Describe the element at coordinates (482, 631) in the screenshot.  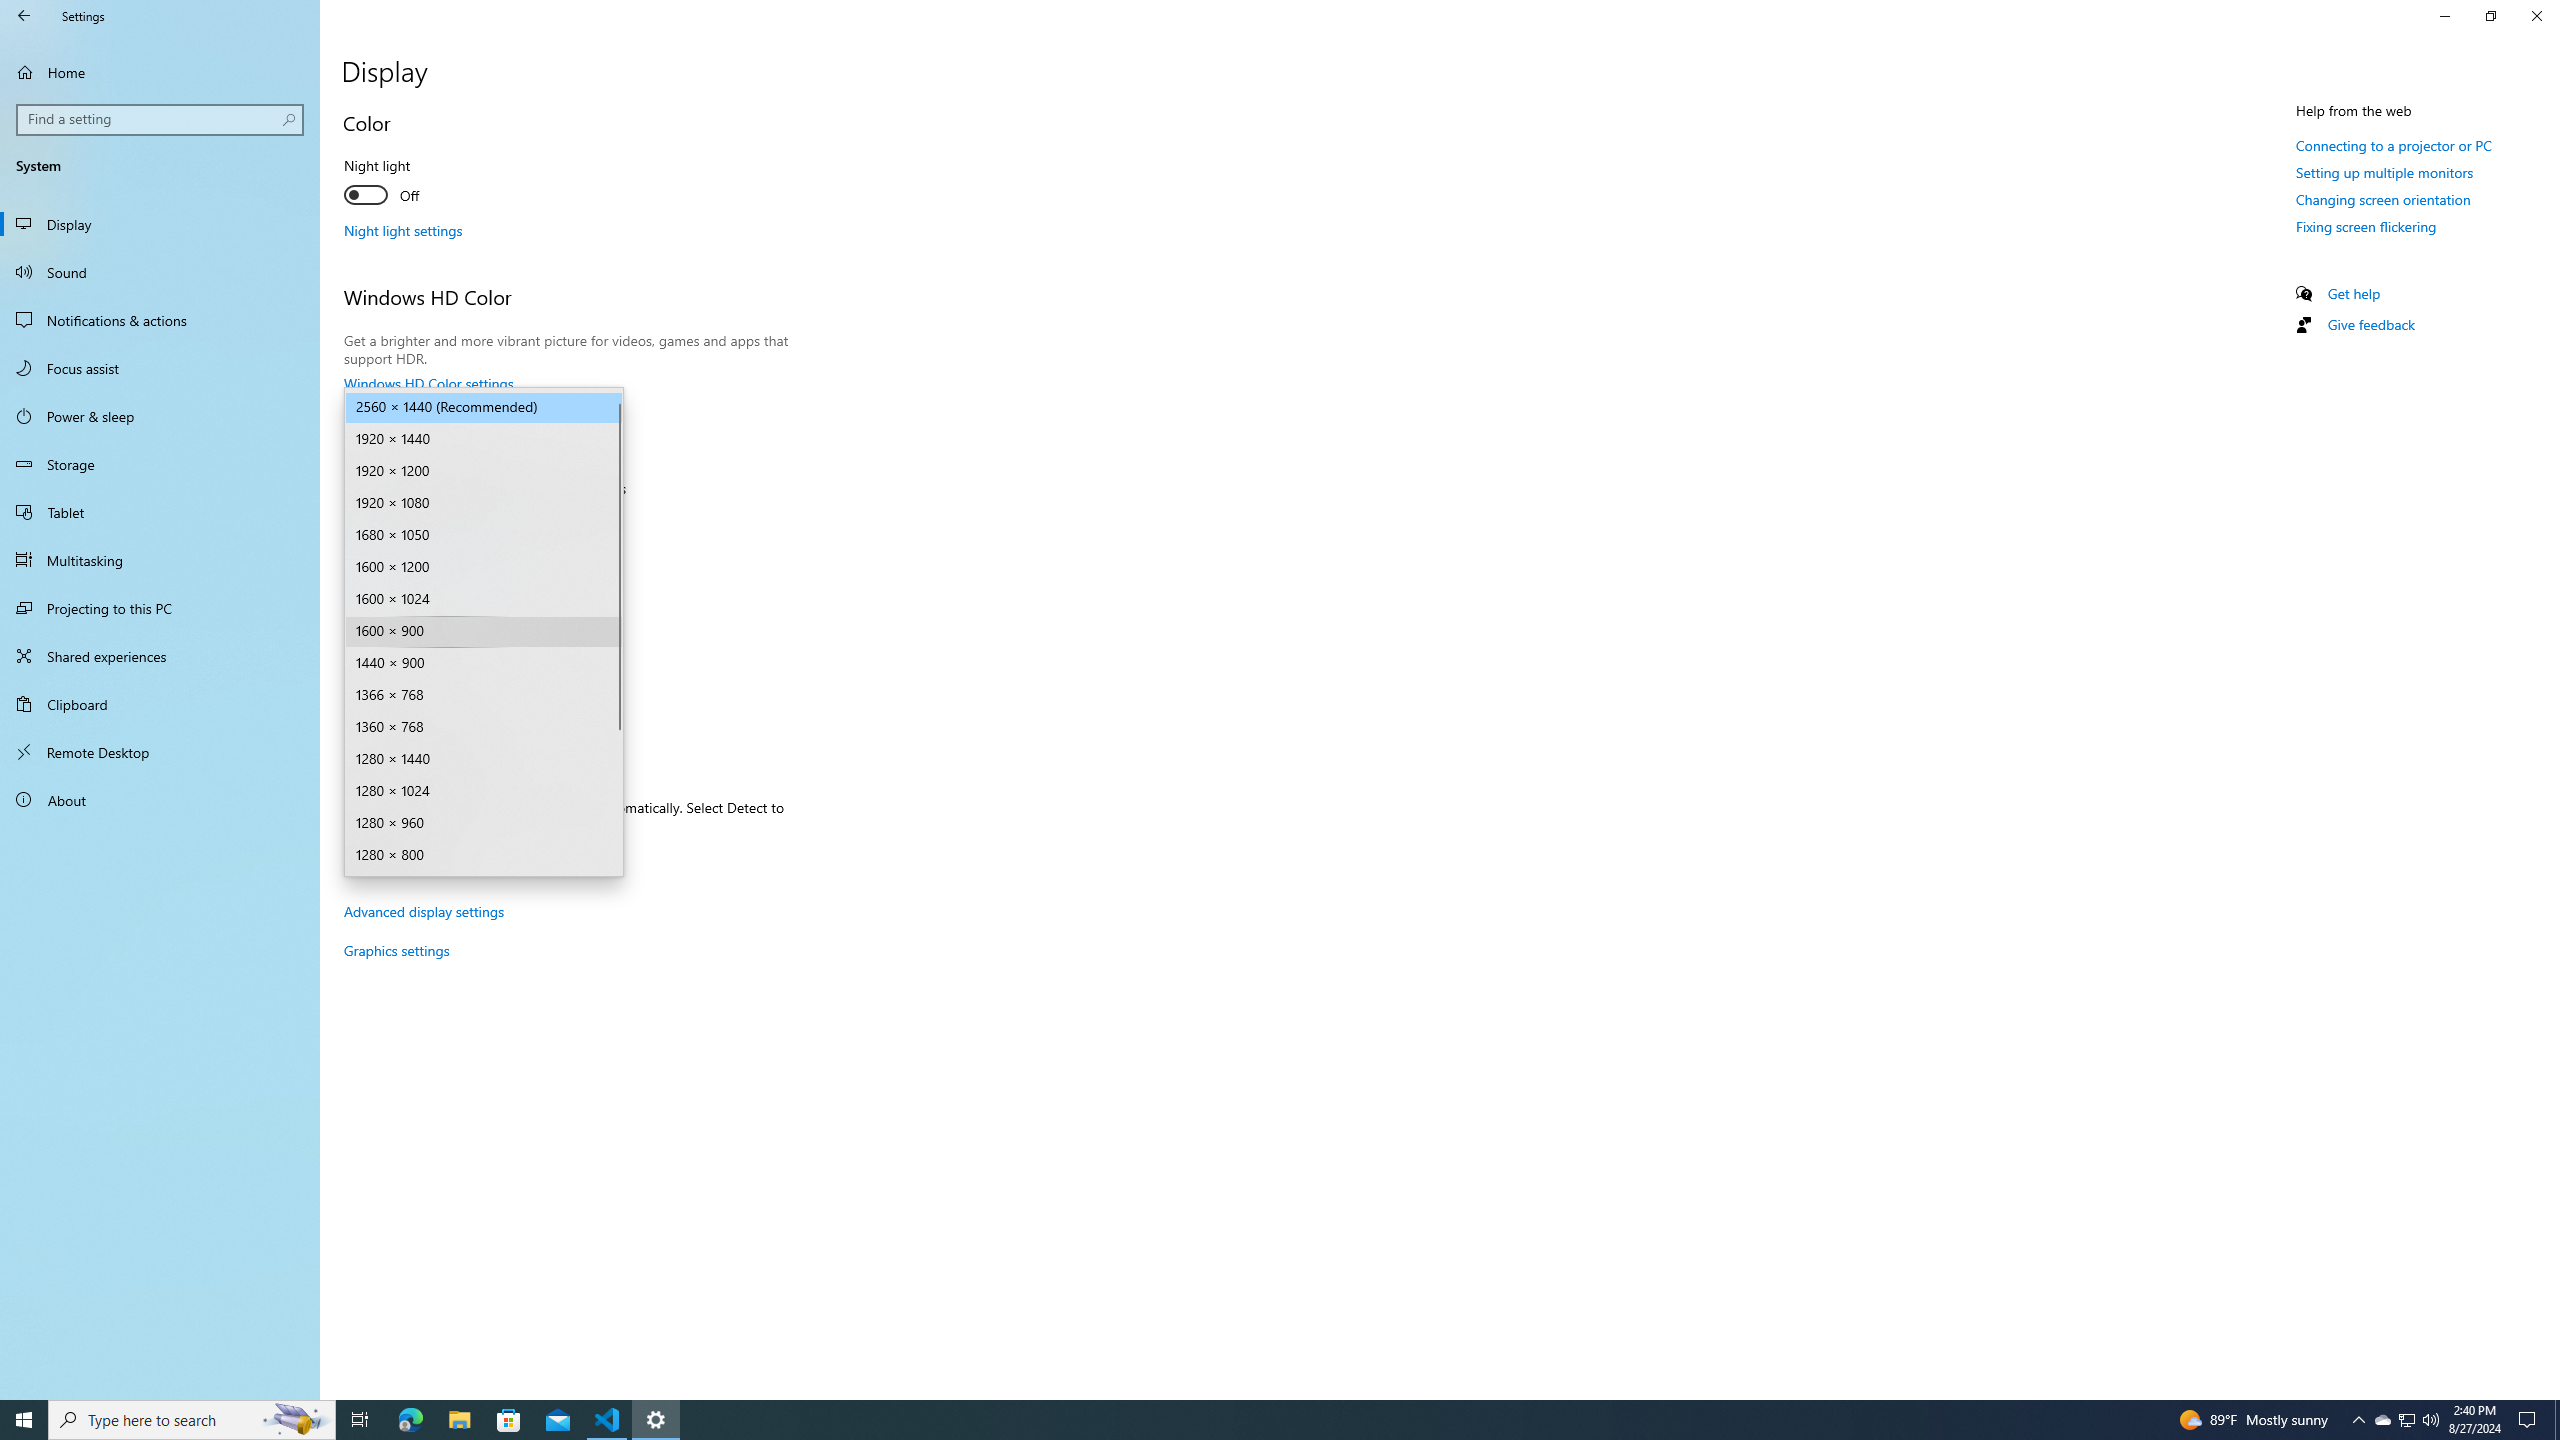
I see `'Display resolution'` at that location.